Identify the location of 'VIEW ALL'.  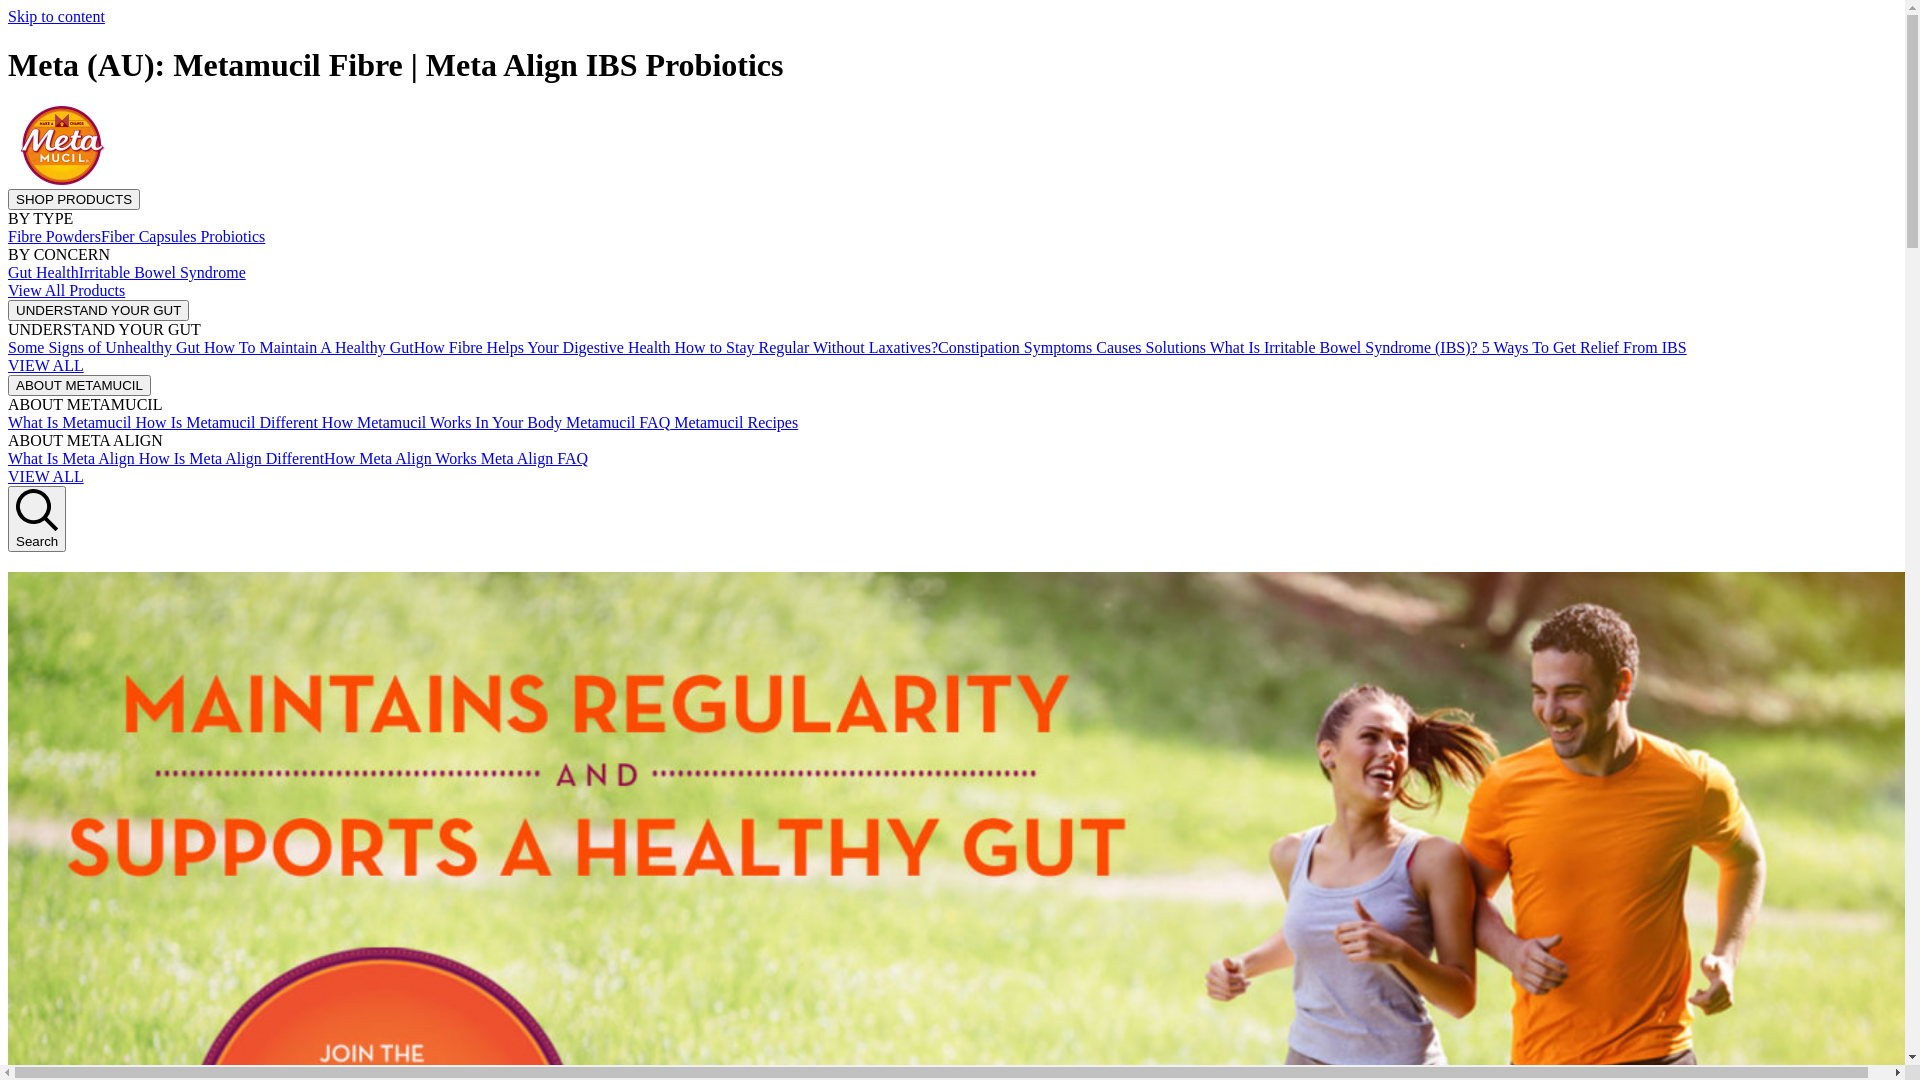
(46, 365).